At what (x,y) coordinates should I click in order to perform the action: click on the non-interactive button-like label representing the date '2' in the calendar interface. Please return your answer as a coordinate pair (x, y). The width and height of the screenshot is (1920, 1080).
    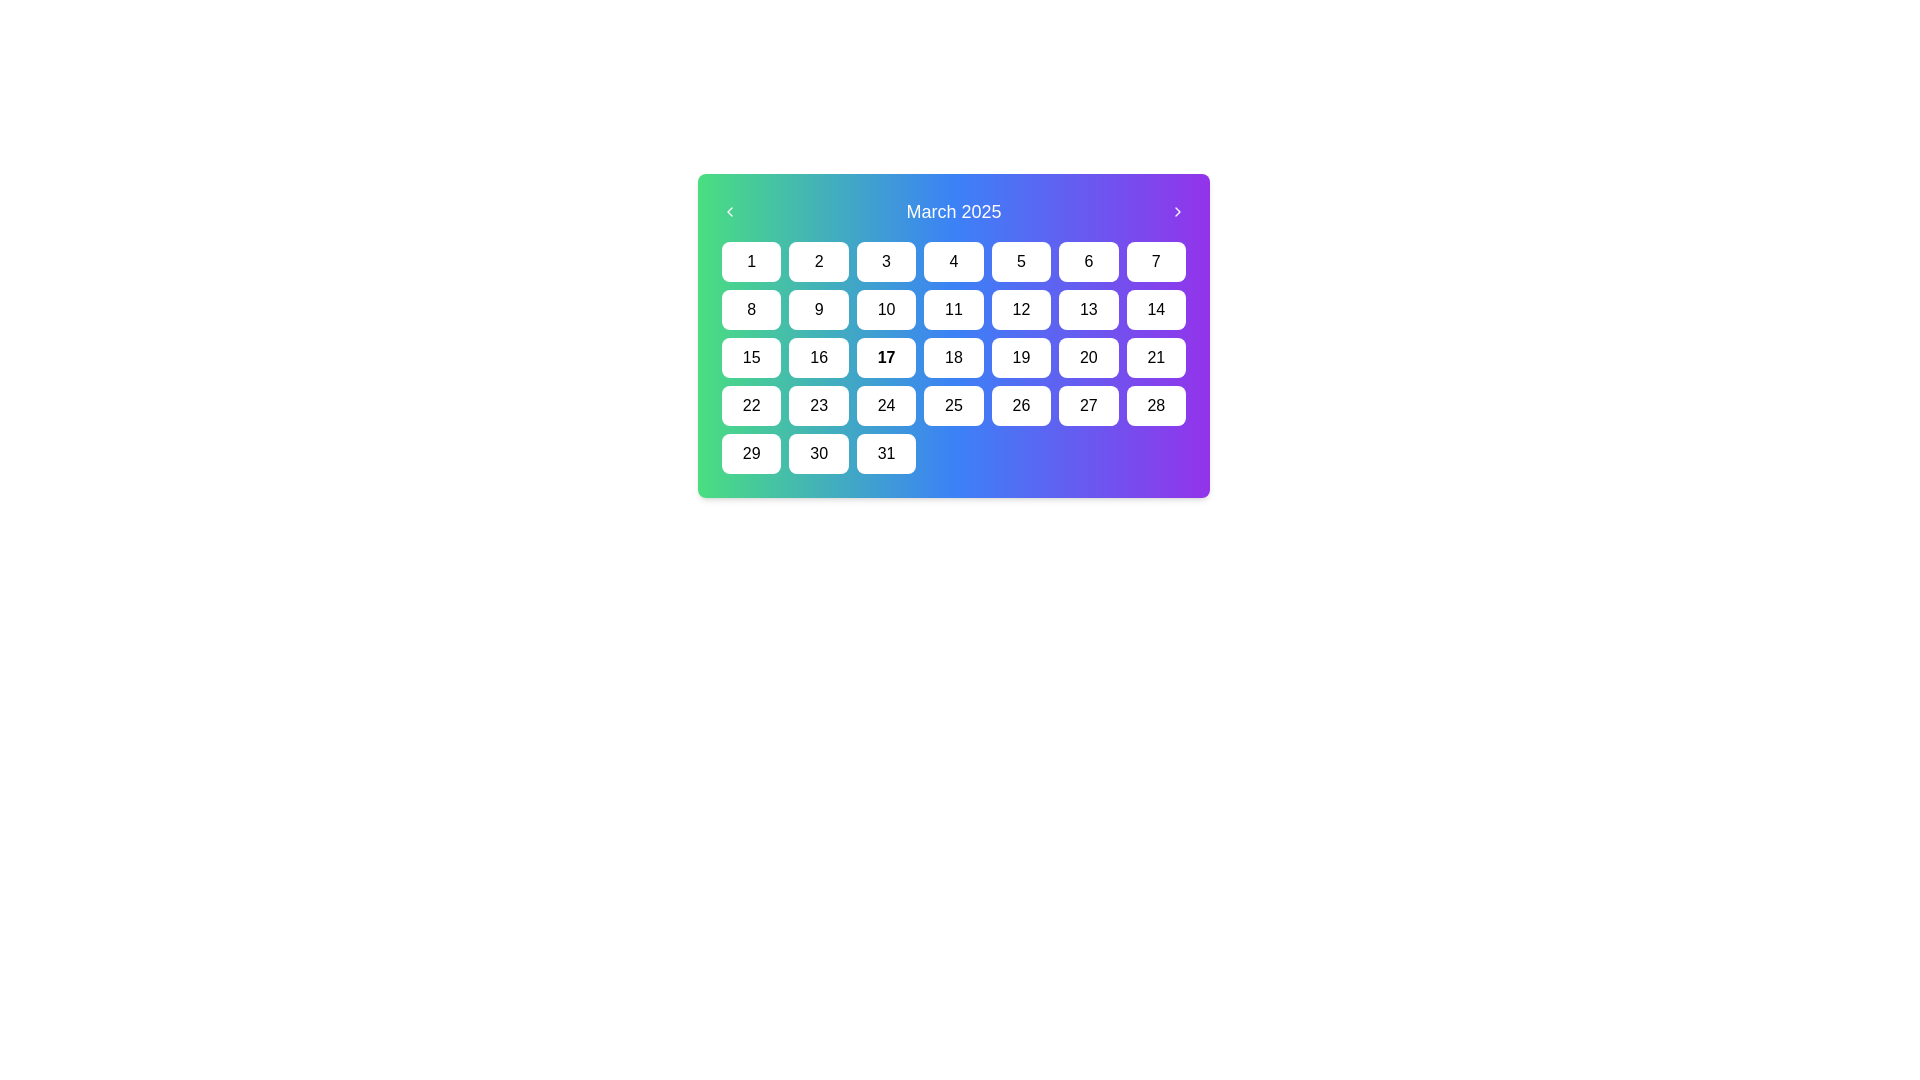
    Looking at the image, I should click on (819, 261).